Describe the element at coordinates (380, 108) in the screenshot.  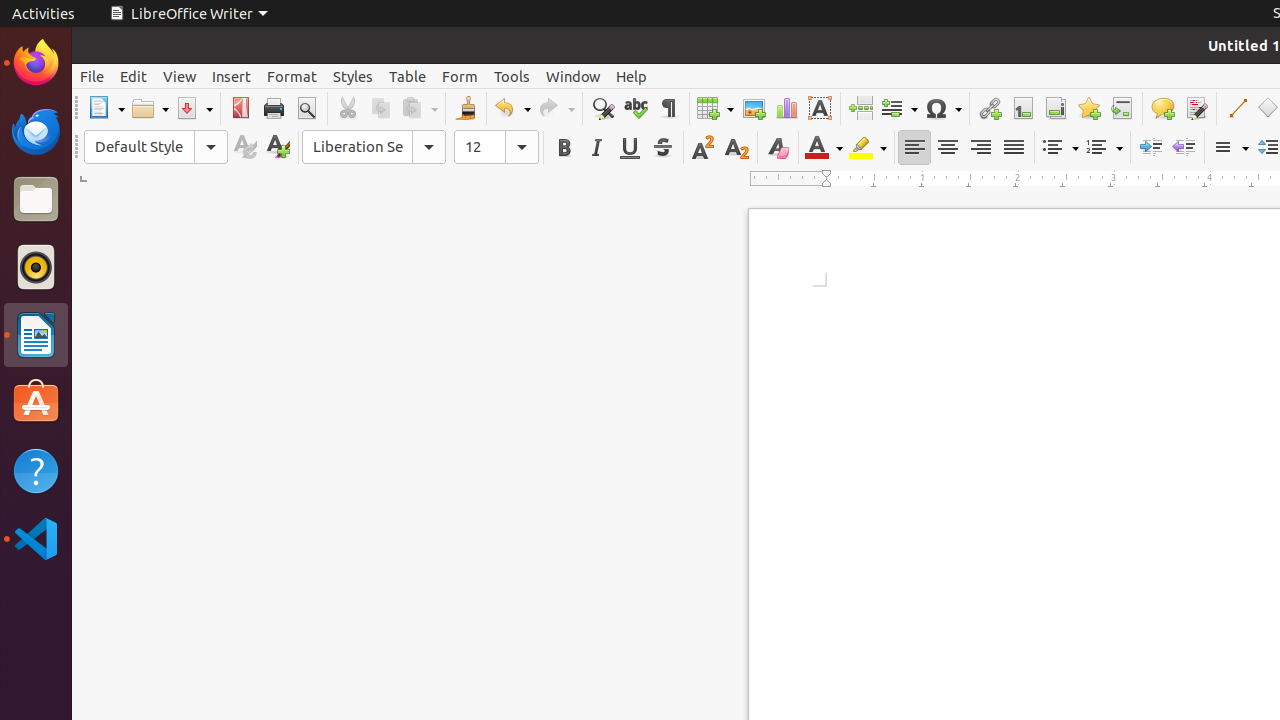
I see `'Copy'` at that location.